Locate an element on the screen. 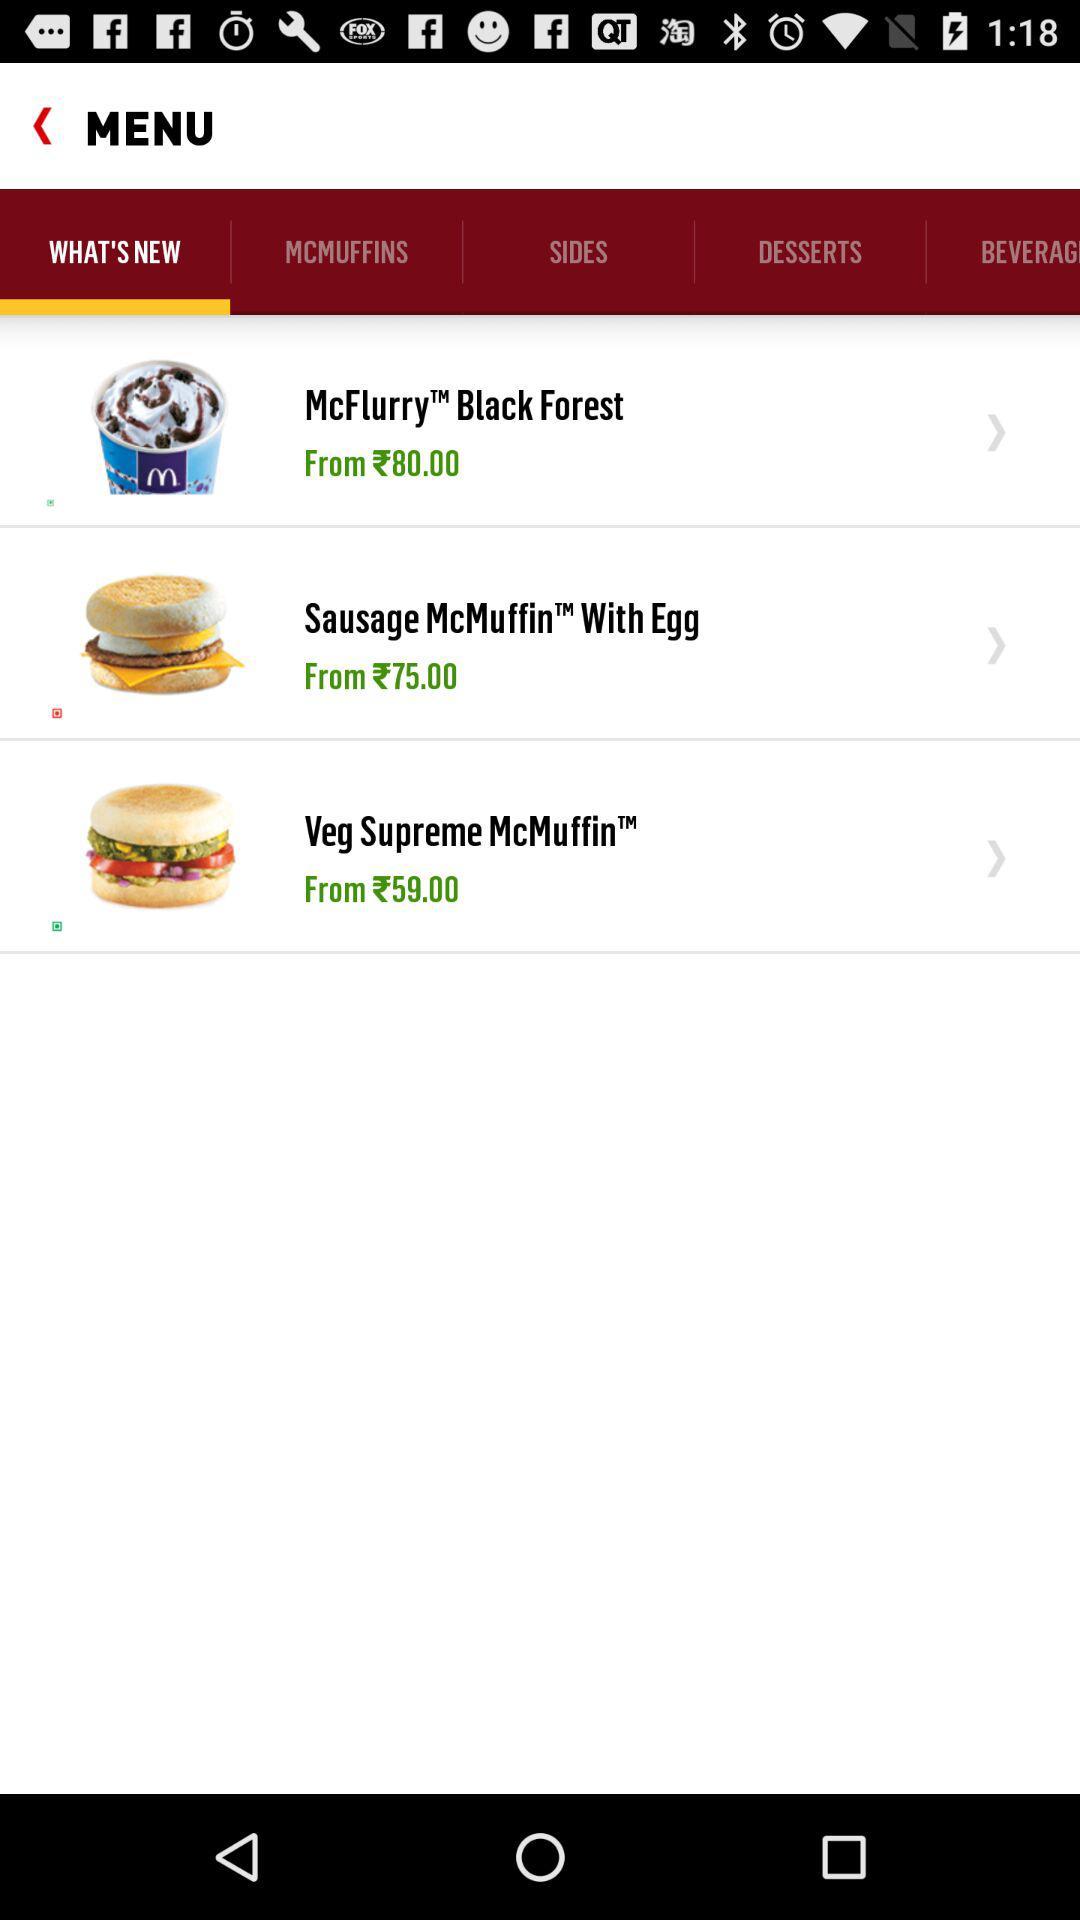  the item below what's new is located at coordinates (159, 418).